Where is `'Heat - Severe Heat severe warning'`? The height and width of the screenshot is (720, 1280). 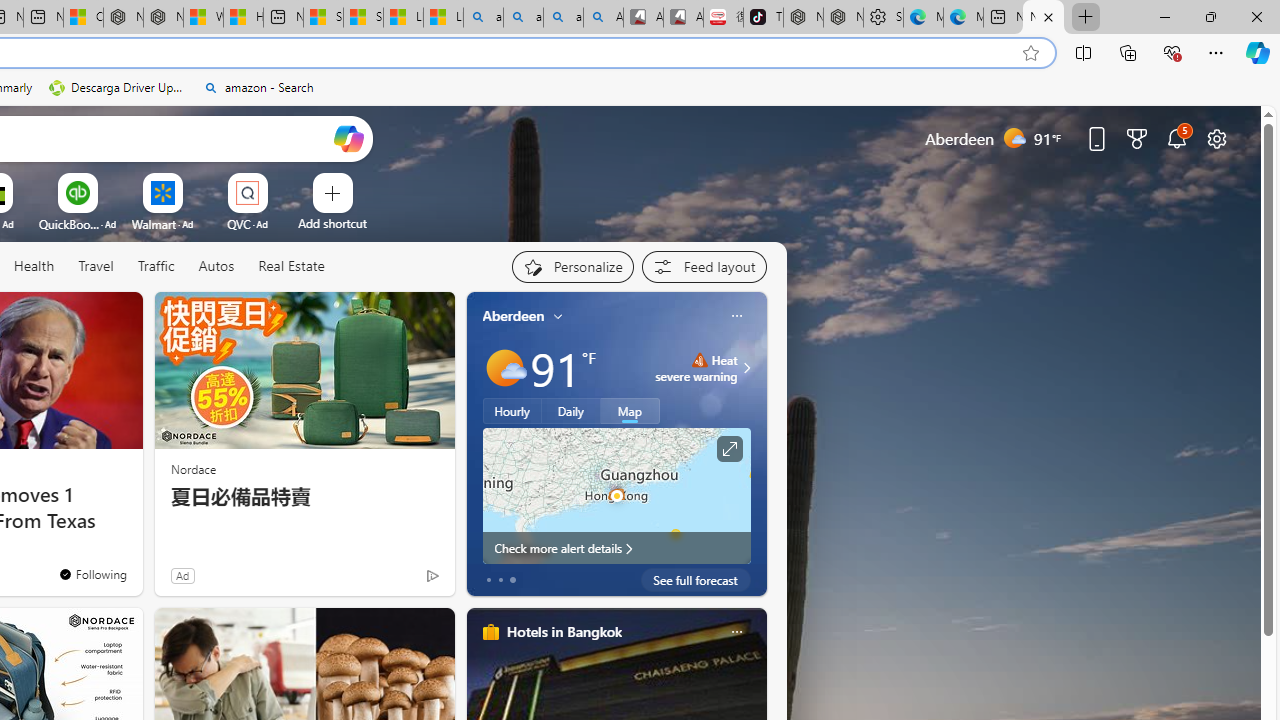 'Heat - Severe Heat severe warning' is located at coordinates (696, 367).